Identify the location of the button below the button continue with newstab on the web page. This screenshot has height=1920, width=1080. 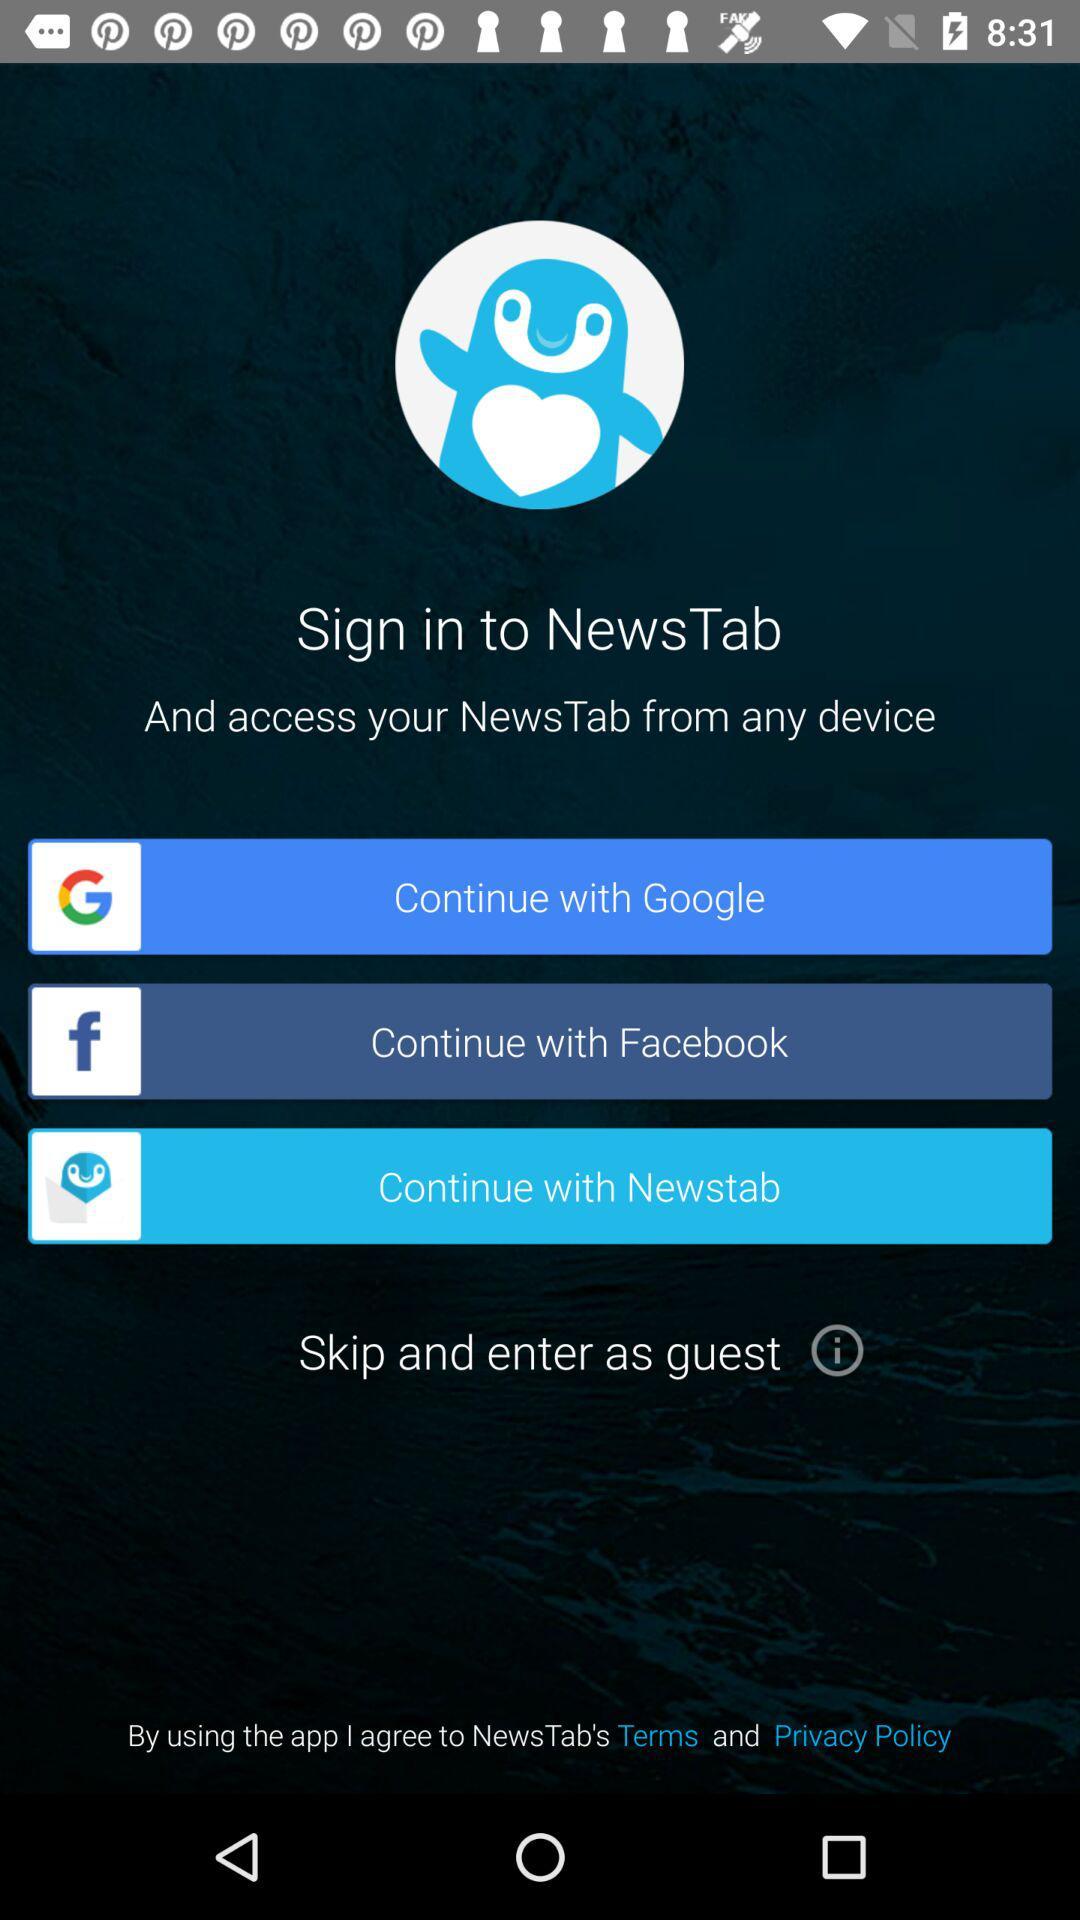
(540, 1350).